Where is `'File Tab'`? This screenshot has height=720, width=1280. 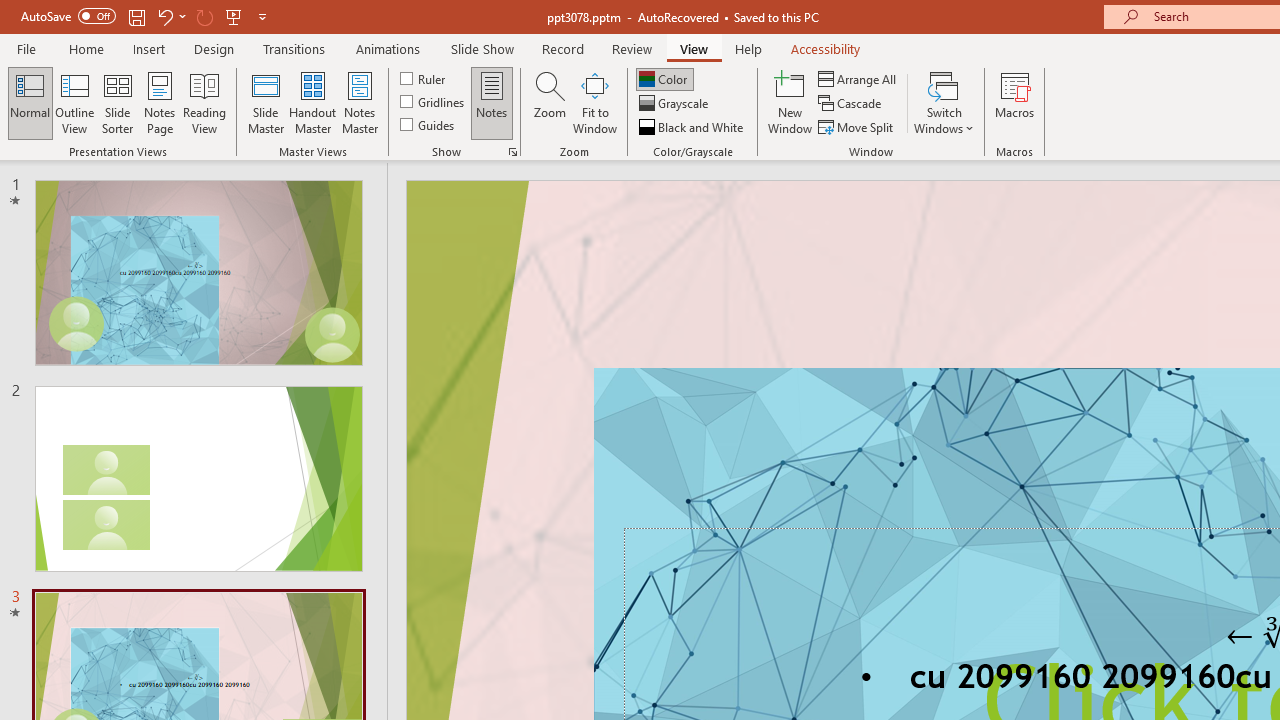
'File Tab' is located at coordinates (26, 47).